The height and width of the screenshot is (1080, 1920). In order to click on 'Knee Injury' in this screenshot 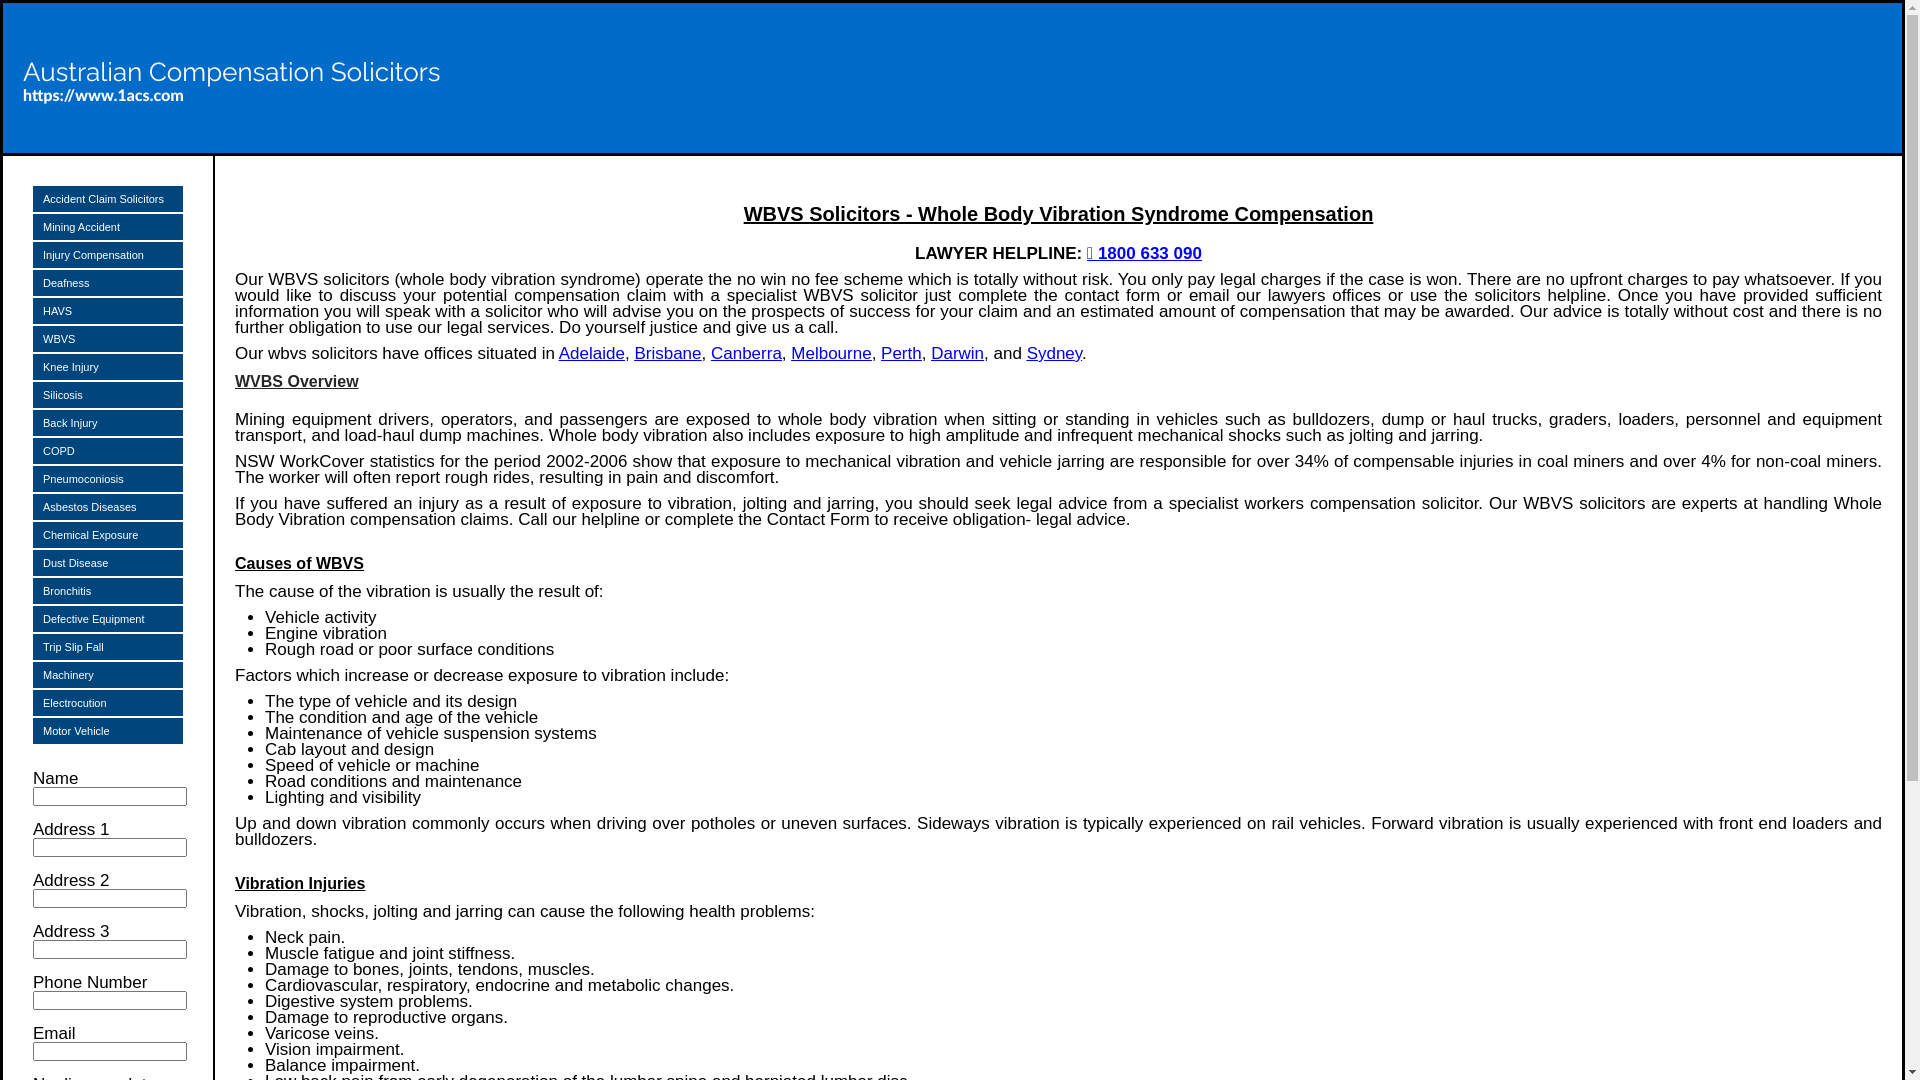, I will do `click(33, 366)`.